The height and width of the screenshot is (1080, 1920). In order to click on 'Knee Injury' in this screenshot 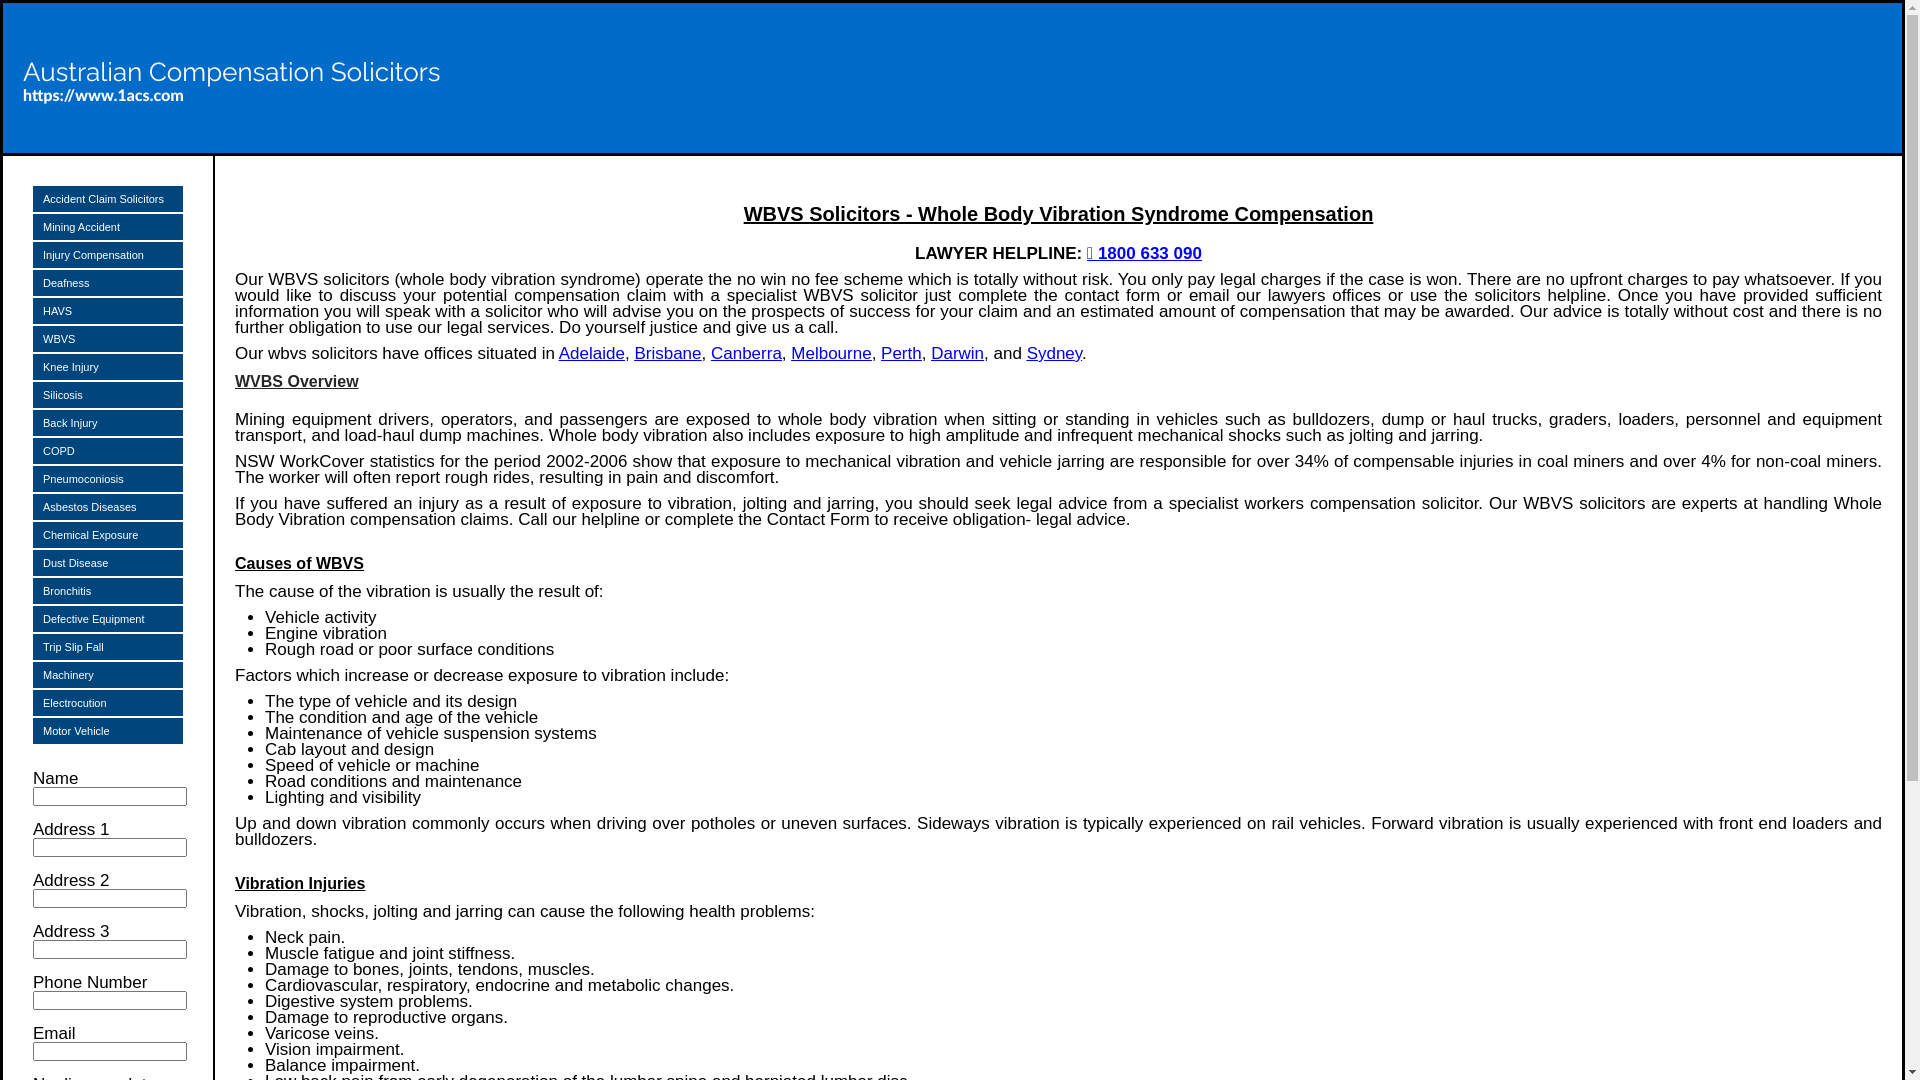, I will do `click(33, 366)`.